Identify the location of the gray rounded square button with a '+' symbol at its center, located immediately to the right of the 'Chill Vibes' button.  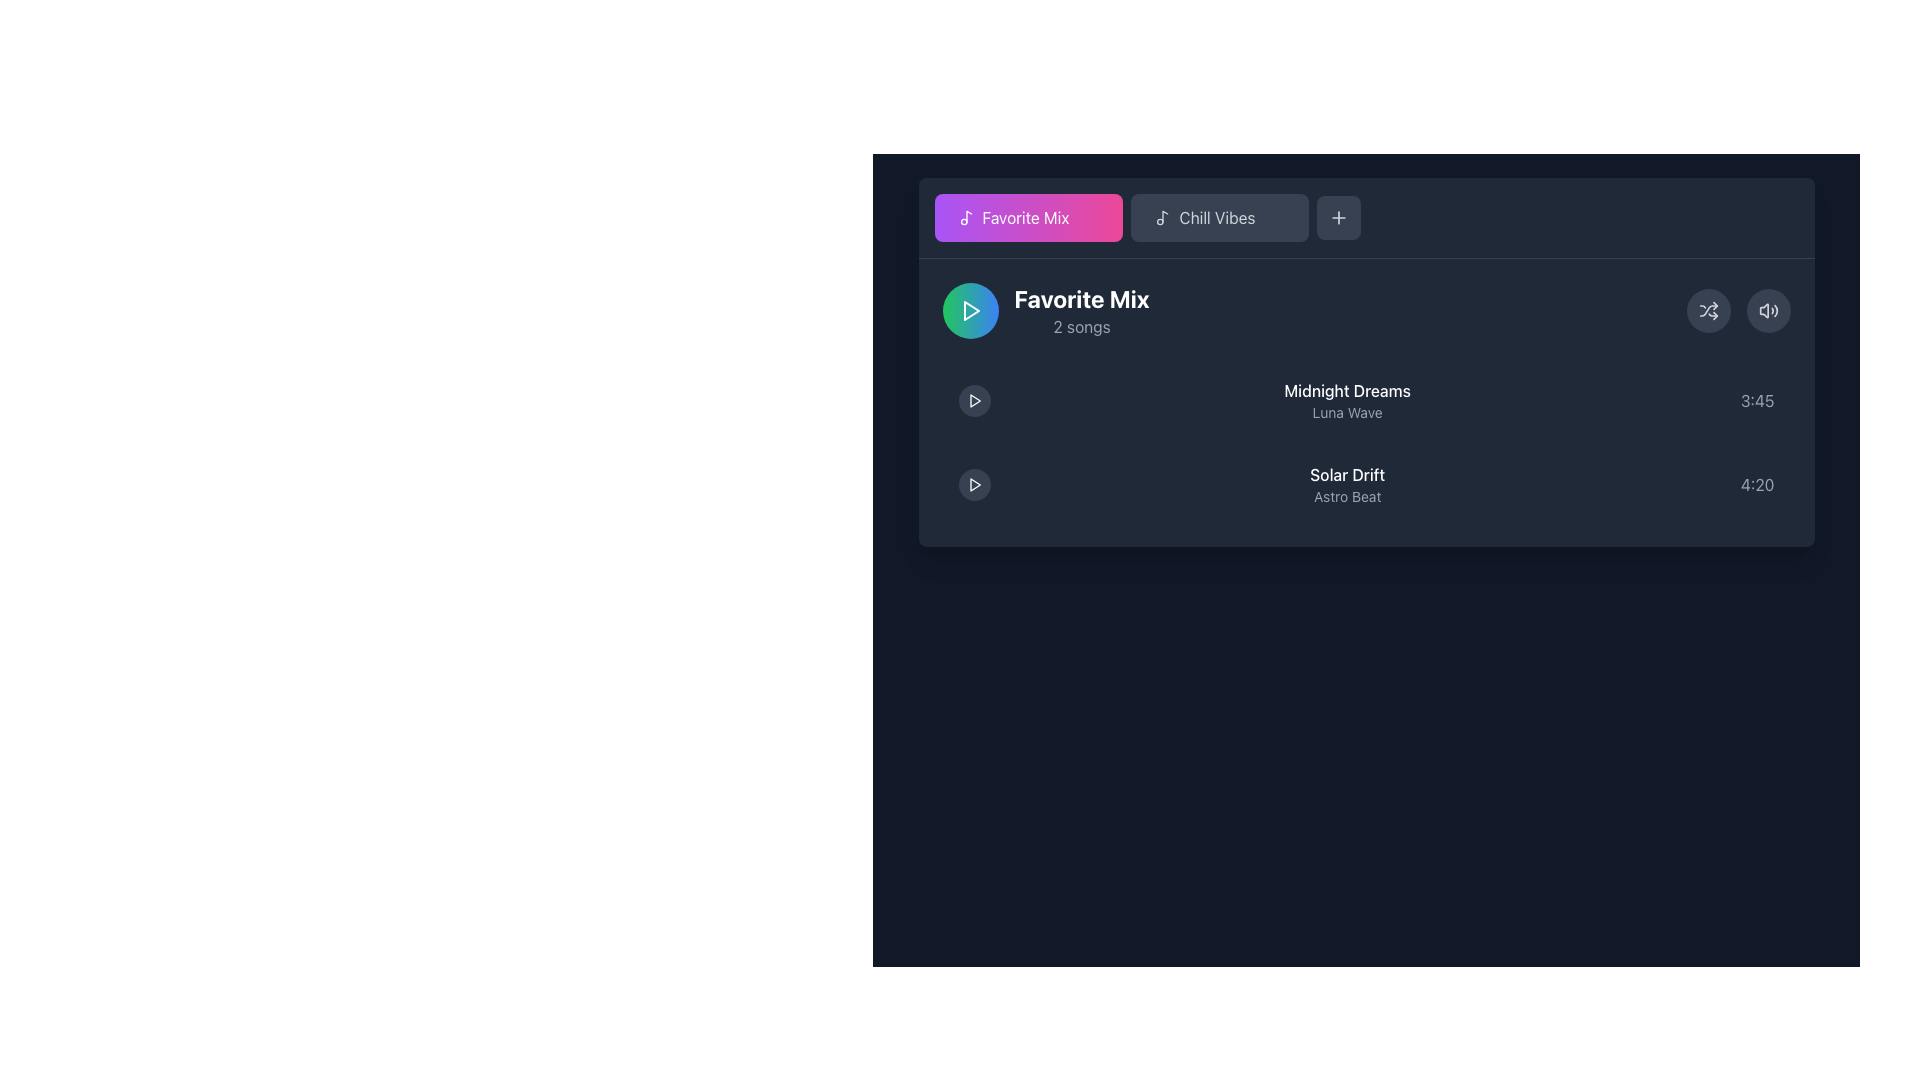
(1339, 218).